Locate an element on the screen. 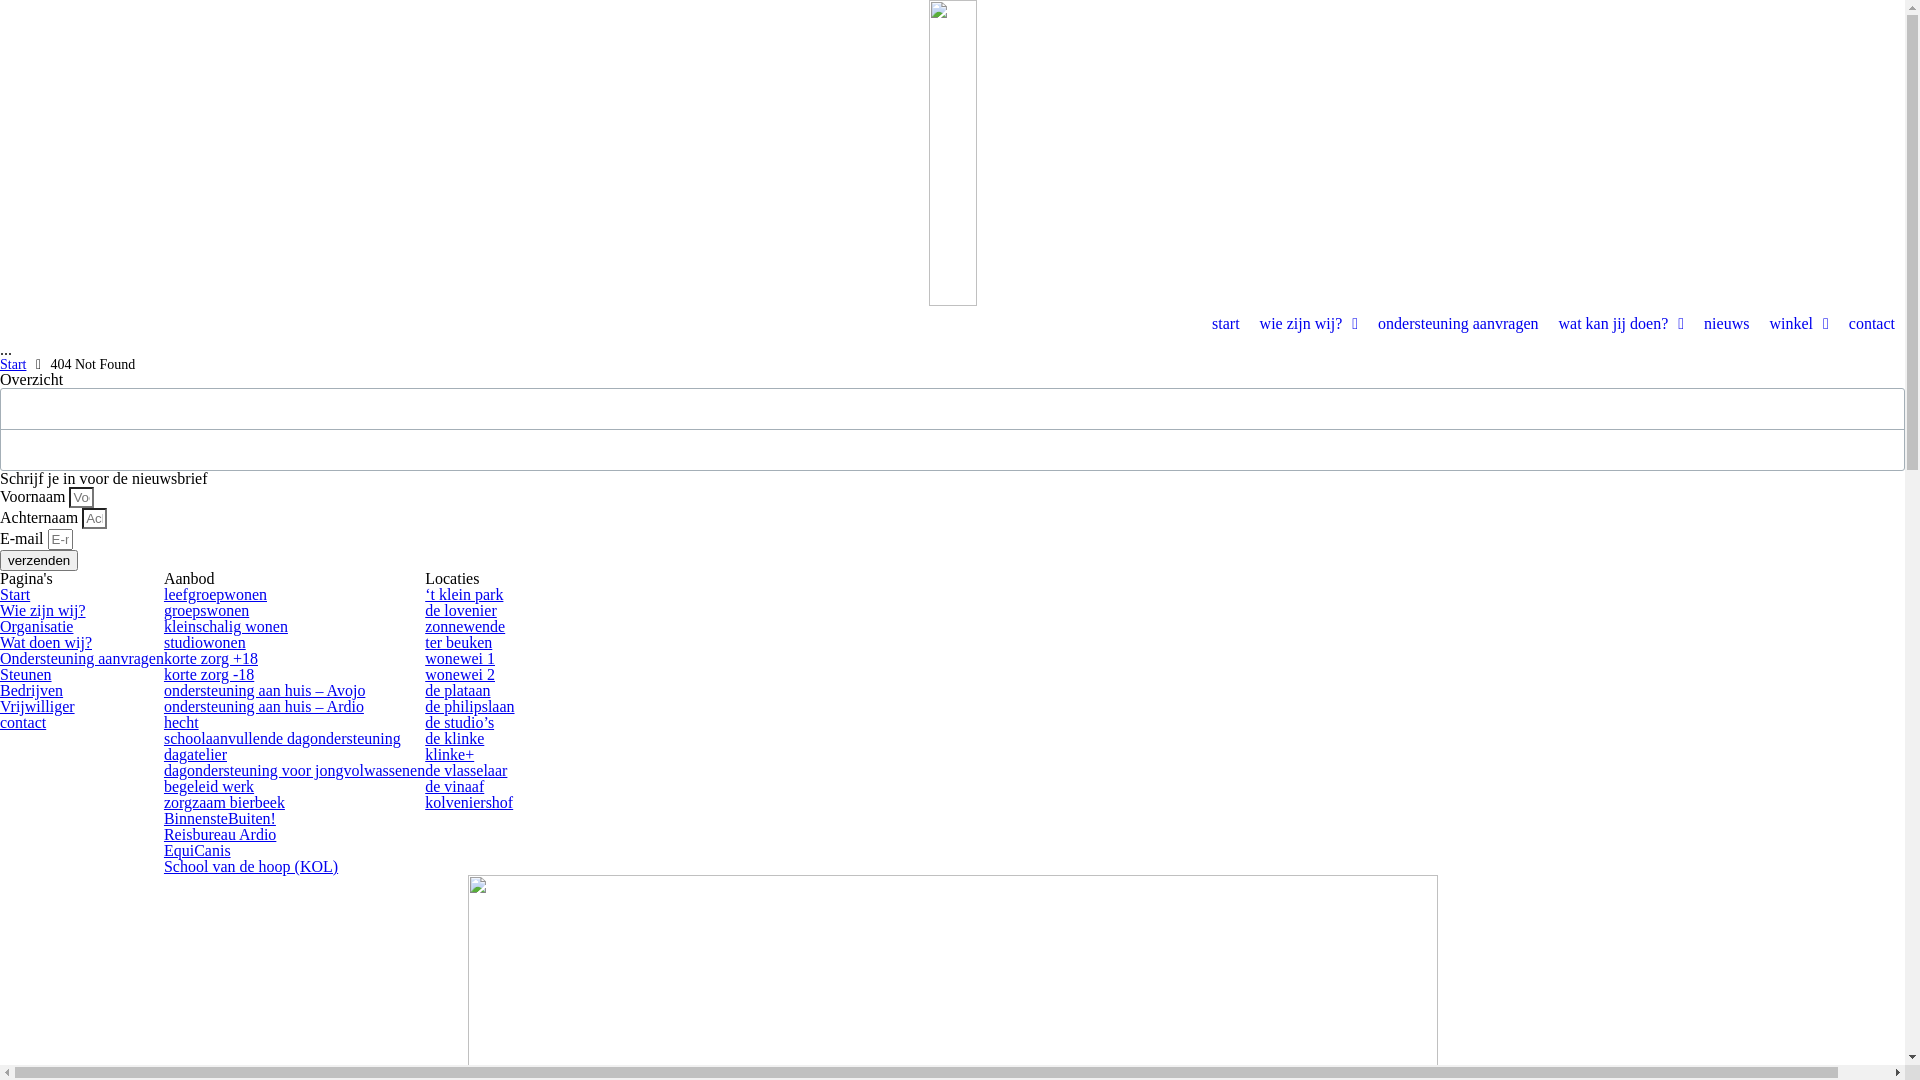 This screenshot has height=1080, width=1920. 'korte zorg +18' is located at coordinates (211, 658).